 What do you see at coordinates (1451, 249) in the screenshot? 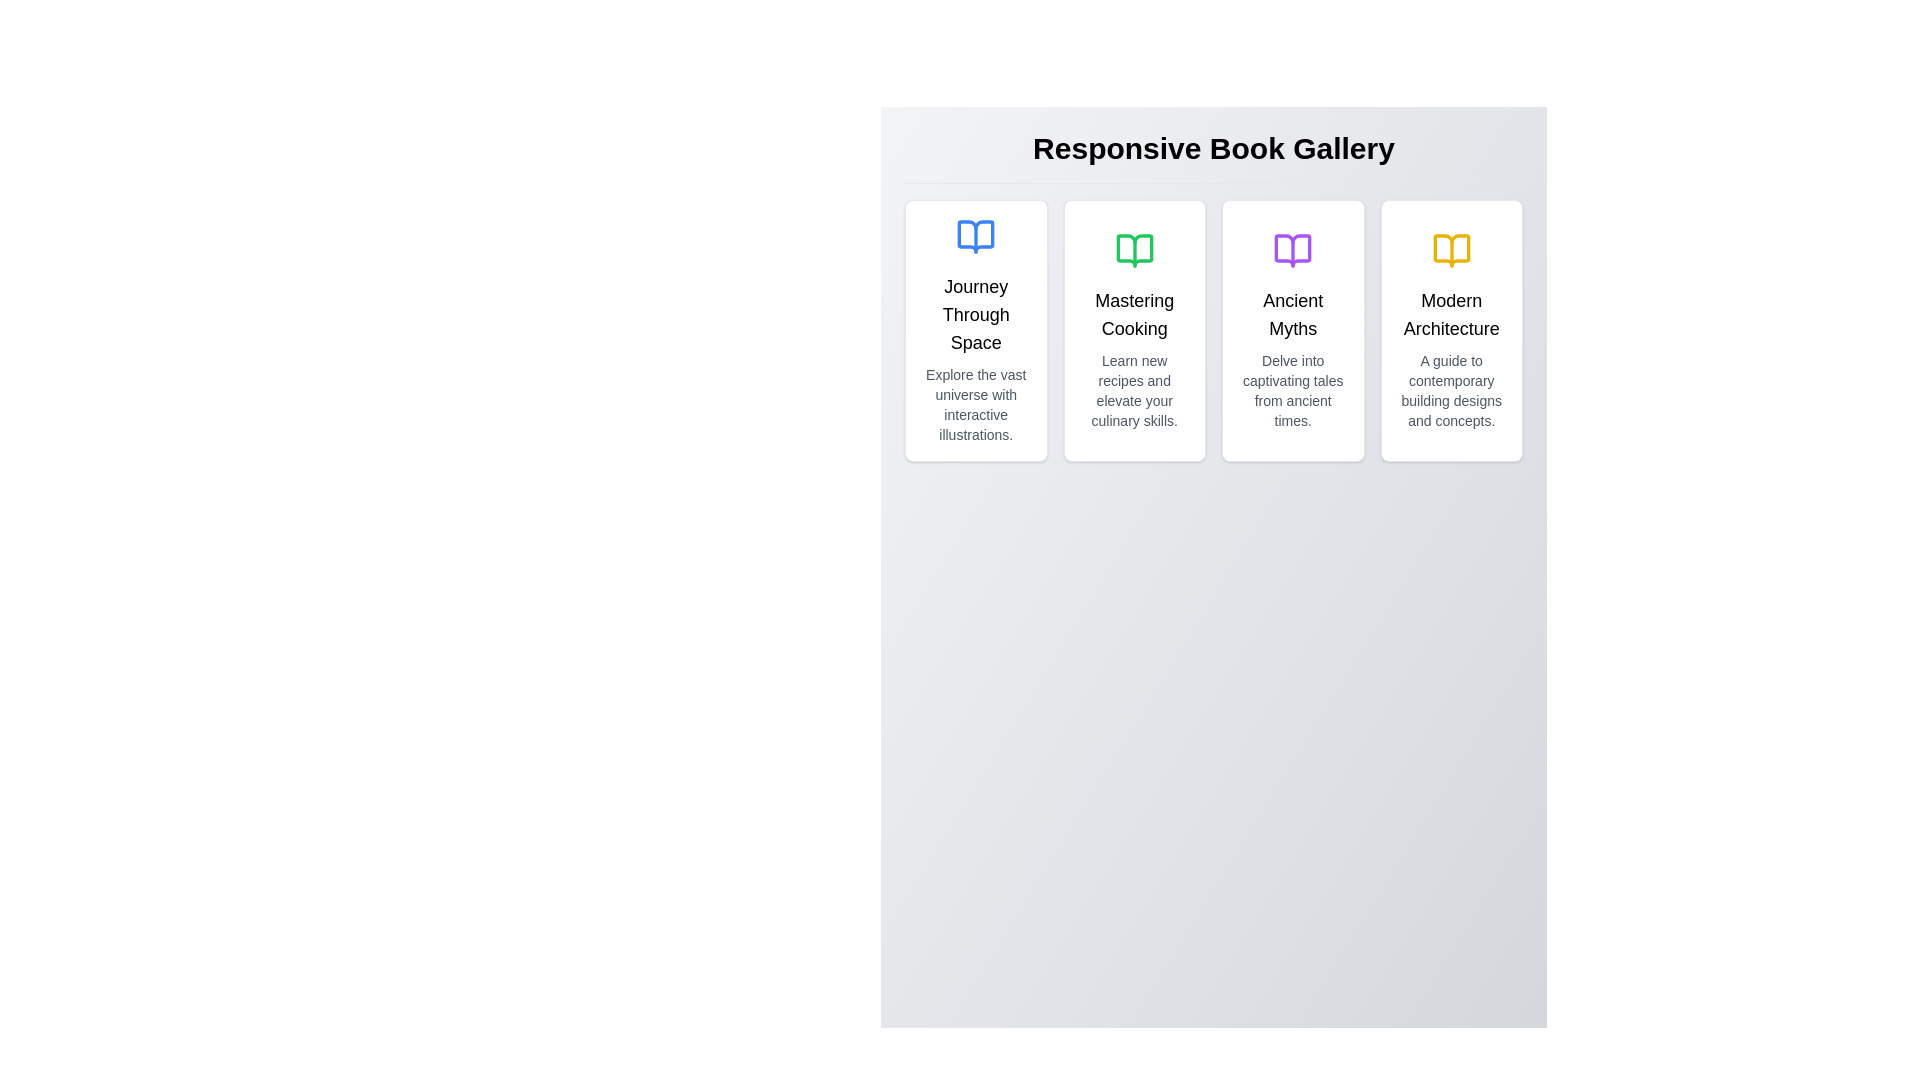
I see `the decorative icon that emphasizes the context of the 'Modern Architecture' card, which is located at the top-centered position inside the card` at bounding box center [1451, 249].